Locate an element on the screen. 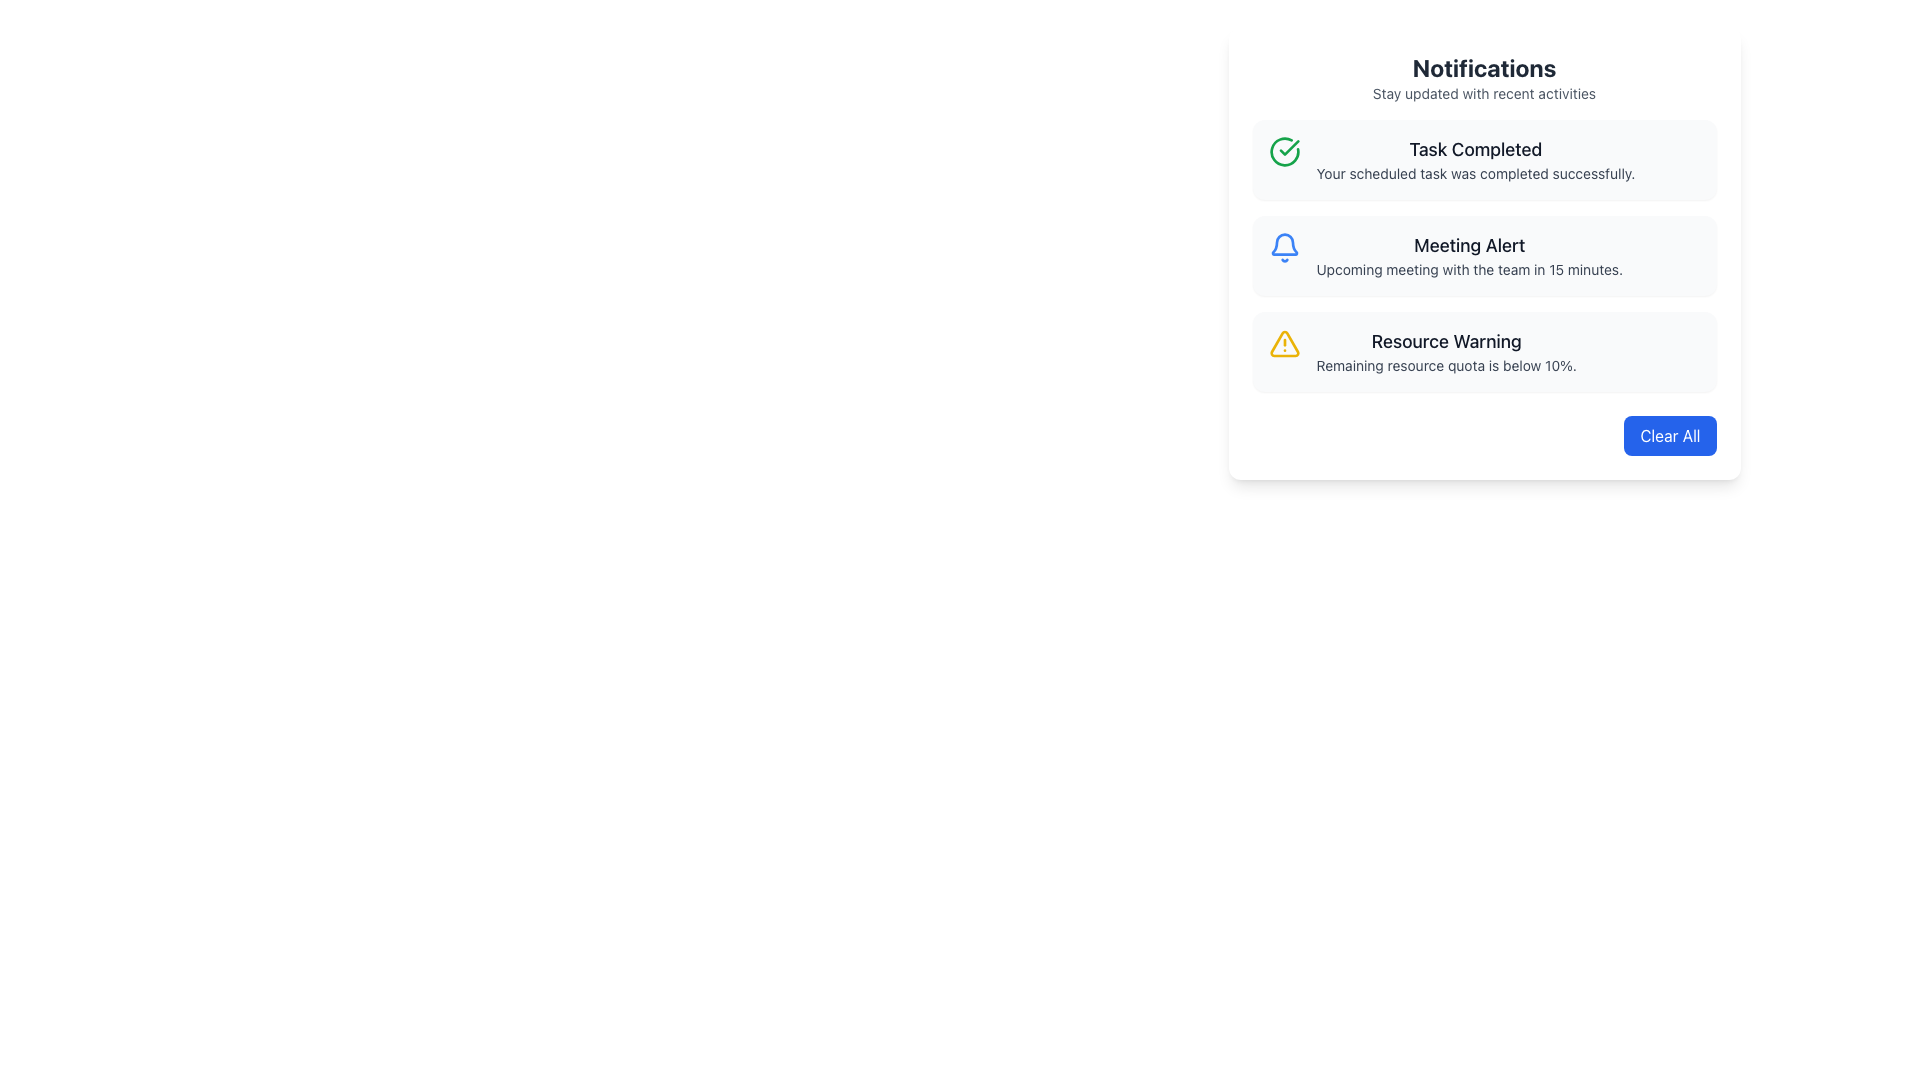  the 'Clear All' button, which has a blue background and white text, located in the bottom-right corner of the notification section, to clear all notifications is located at coordinates (1670, 434).